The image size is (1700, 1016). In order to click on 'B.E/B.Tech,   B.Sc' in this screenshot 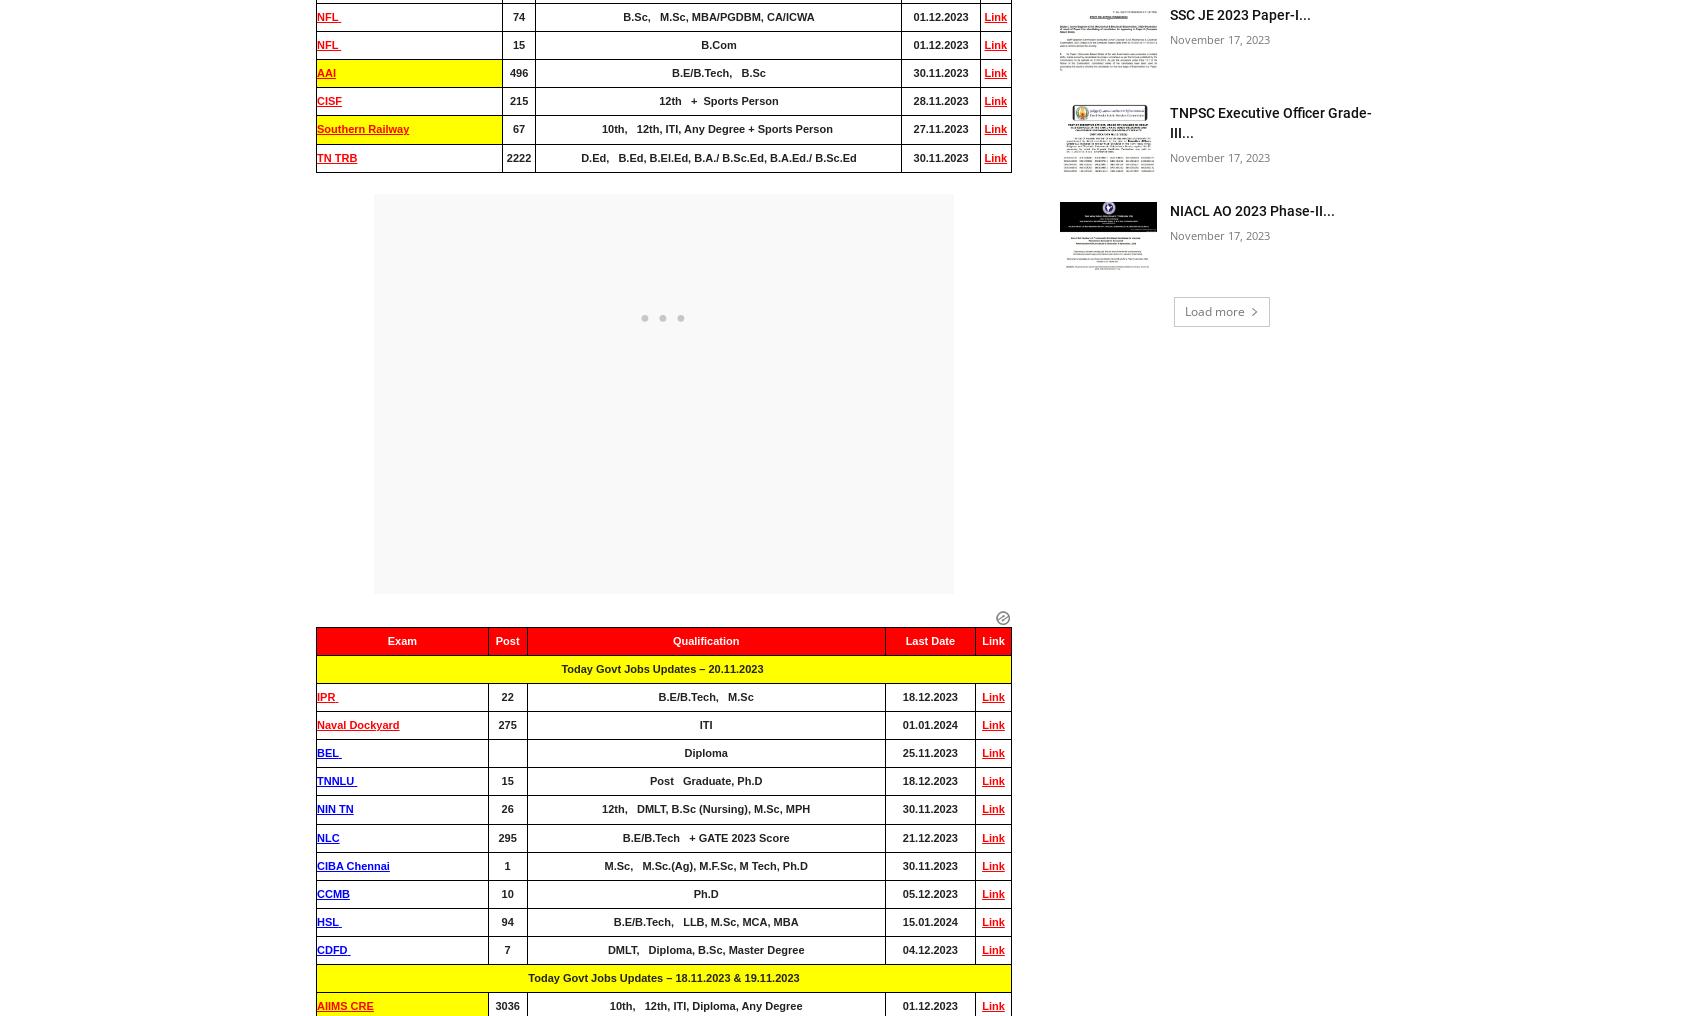, I will do `click(718, 73)`.